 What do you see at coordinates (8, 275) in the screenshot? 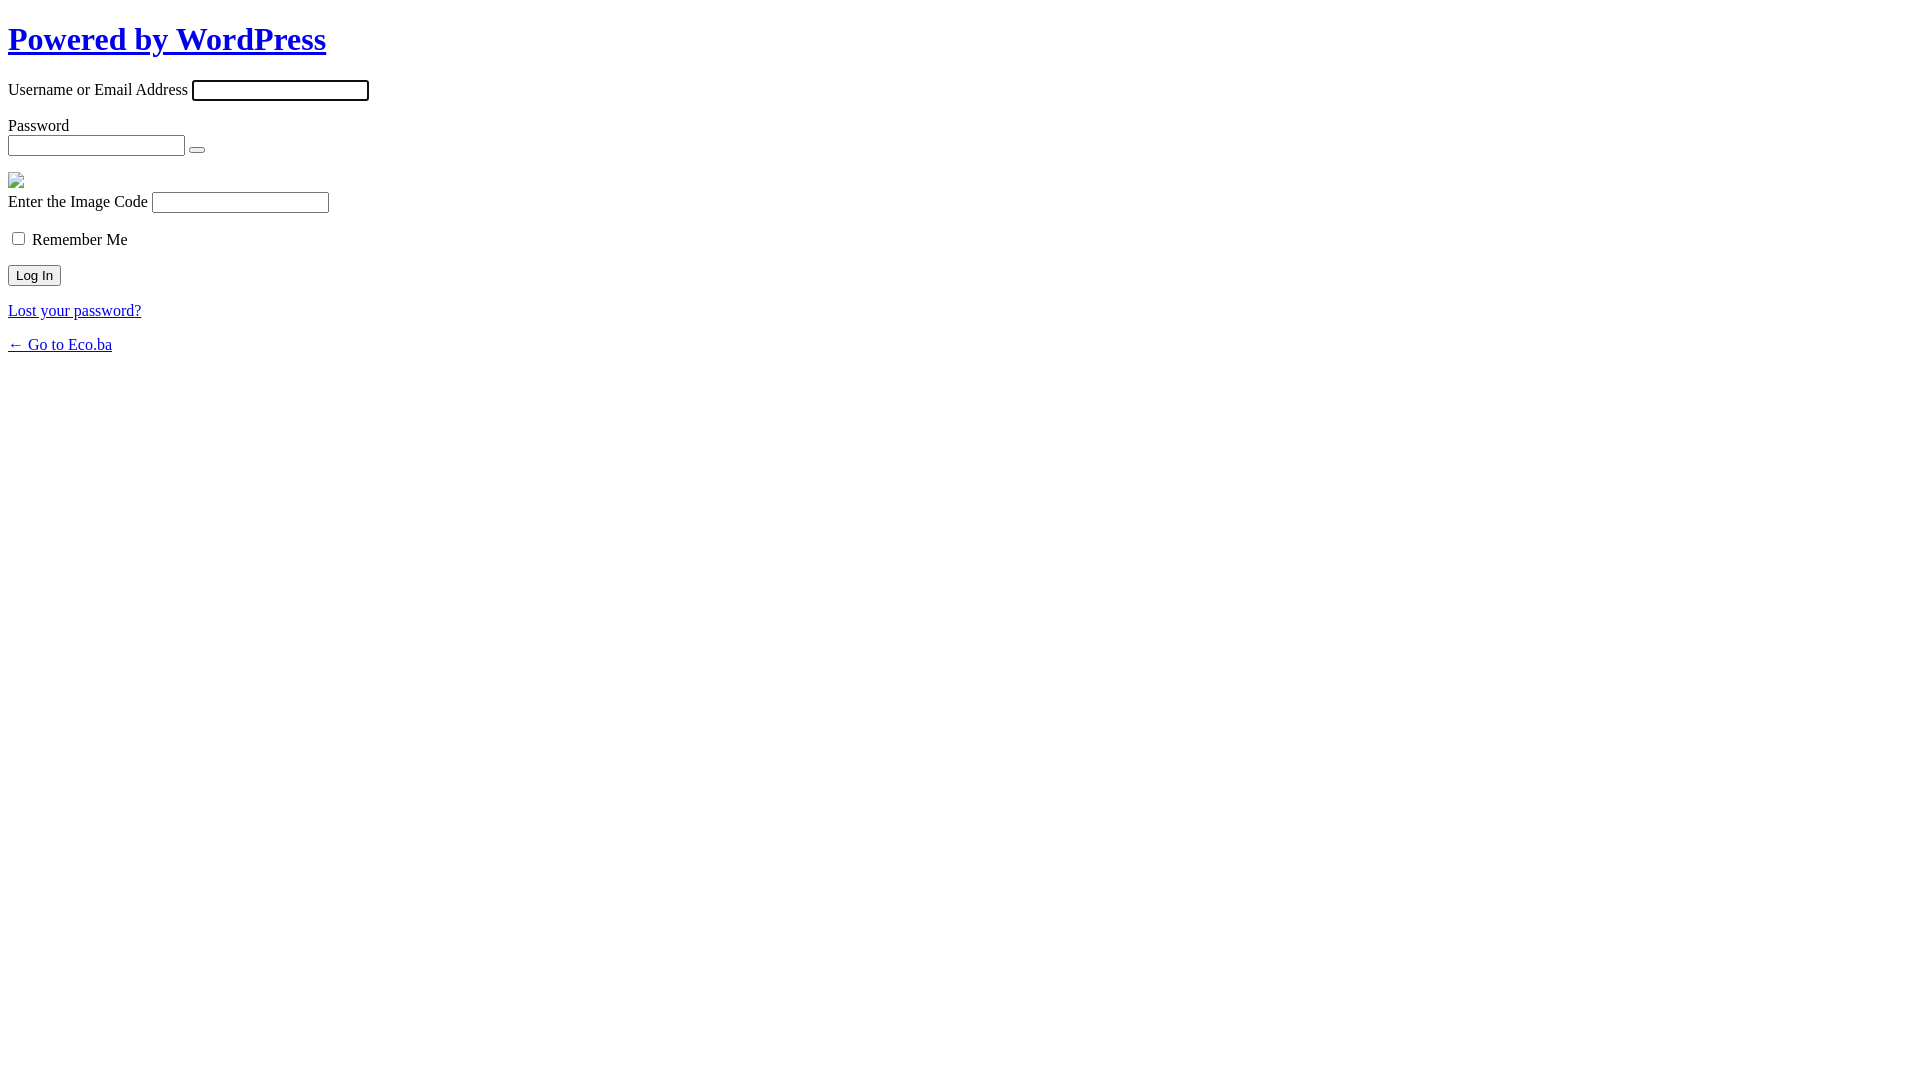
I see `'Log In'` at bounding box center [8, 275].